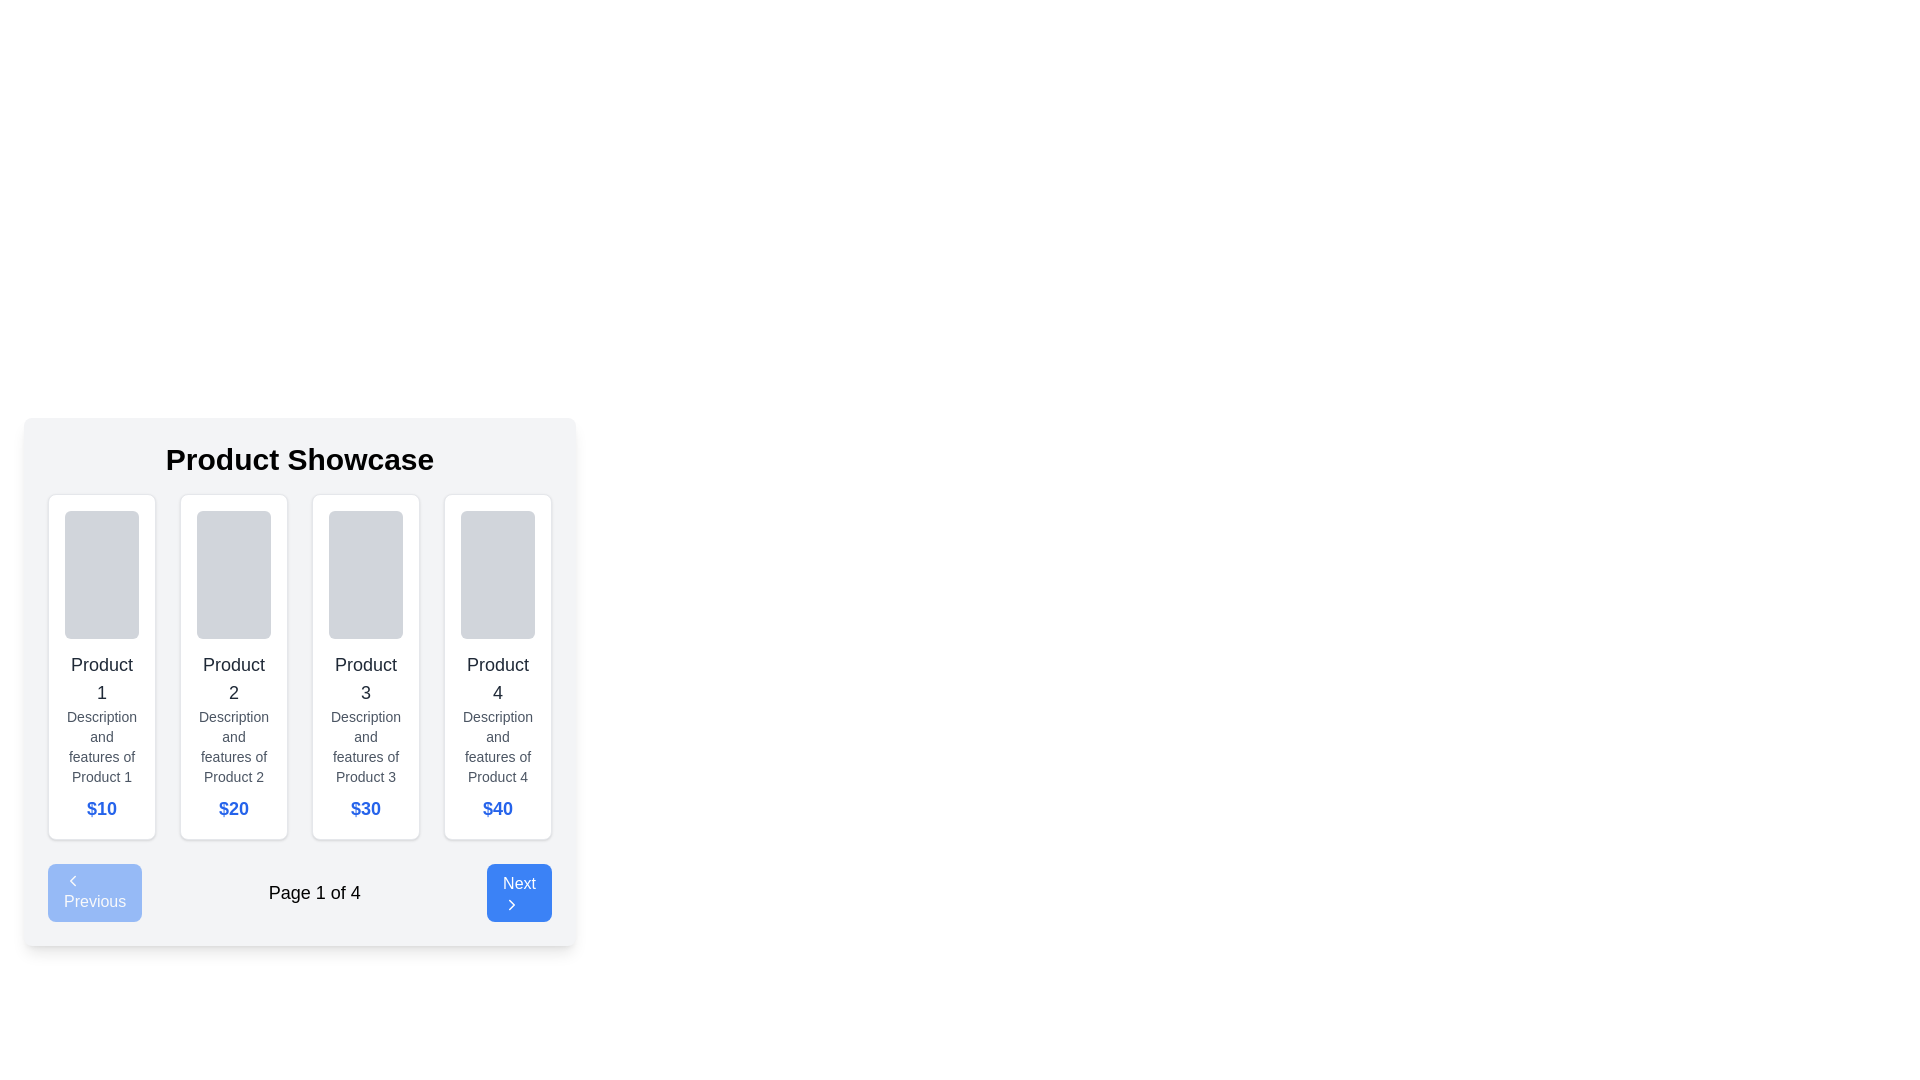 This screenshot has height=1080, width=1920. Describe the element at coordinates (498, 747) in the screenshot. I see `the text display that summarizes the features of 'Product 4', located below its title and above the price` at that location.